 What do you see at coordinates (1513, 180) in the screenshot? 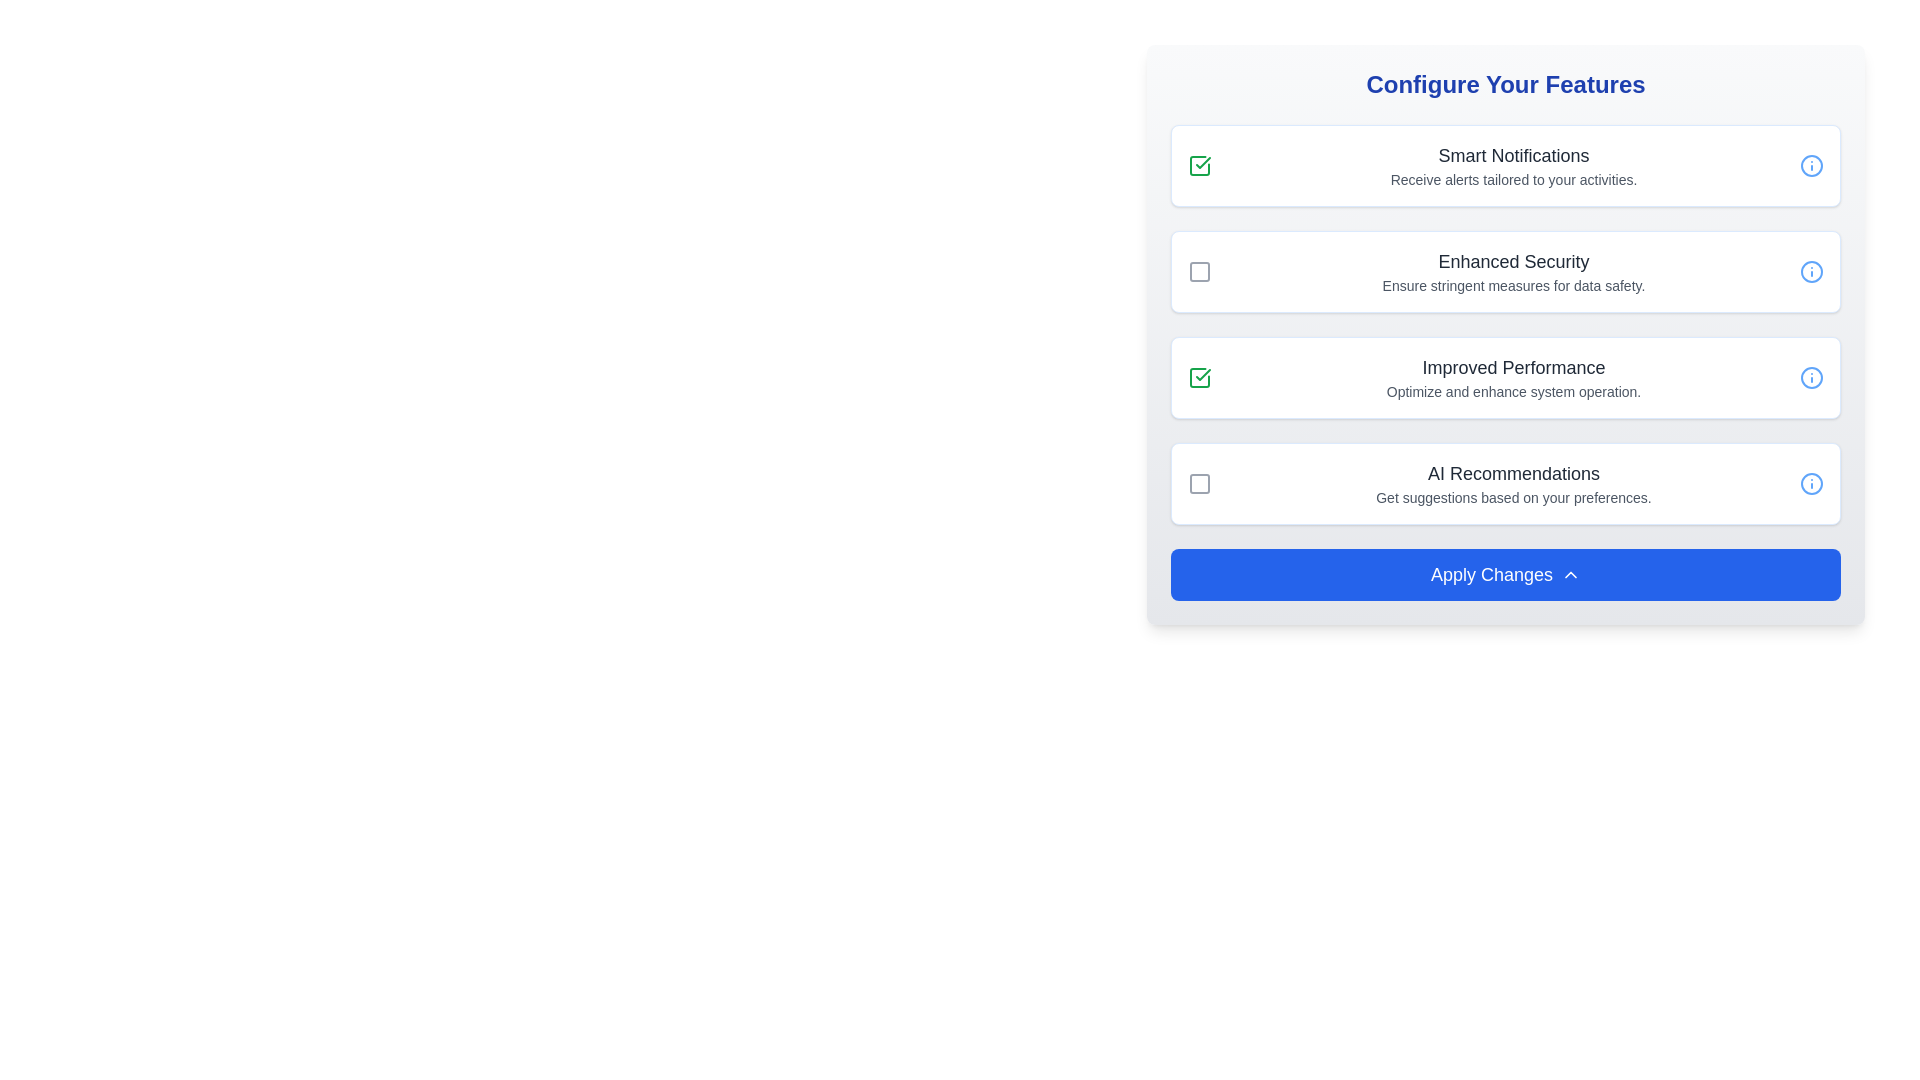
I see `the text label located below the 'Smart Notifications' heading in the feature configuration section` at bounding box center [1513, 180].